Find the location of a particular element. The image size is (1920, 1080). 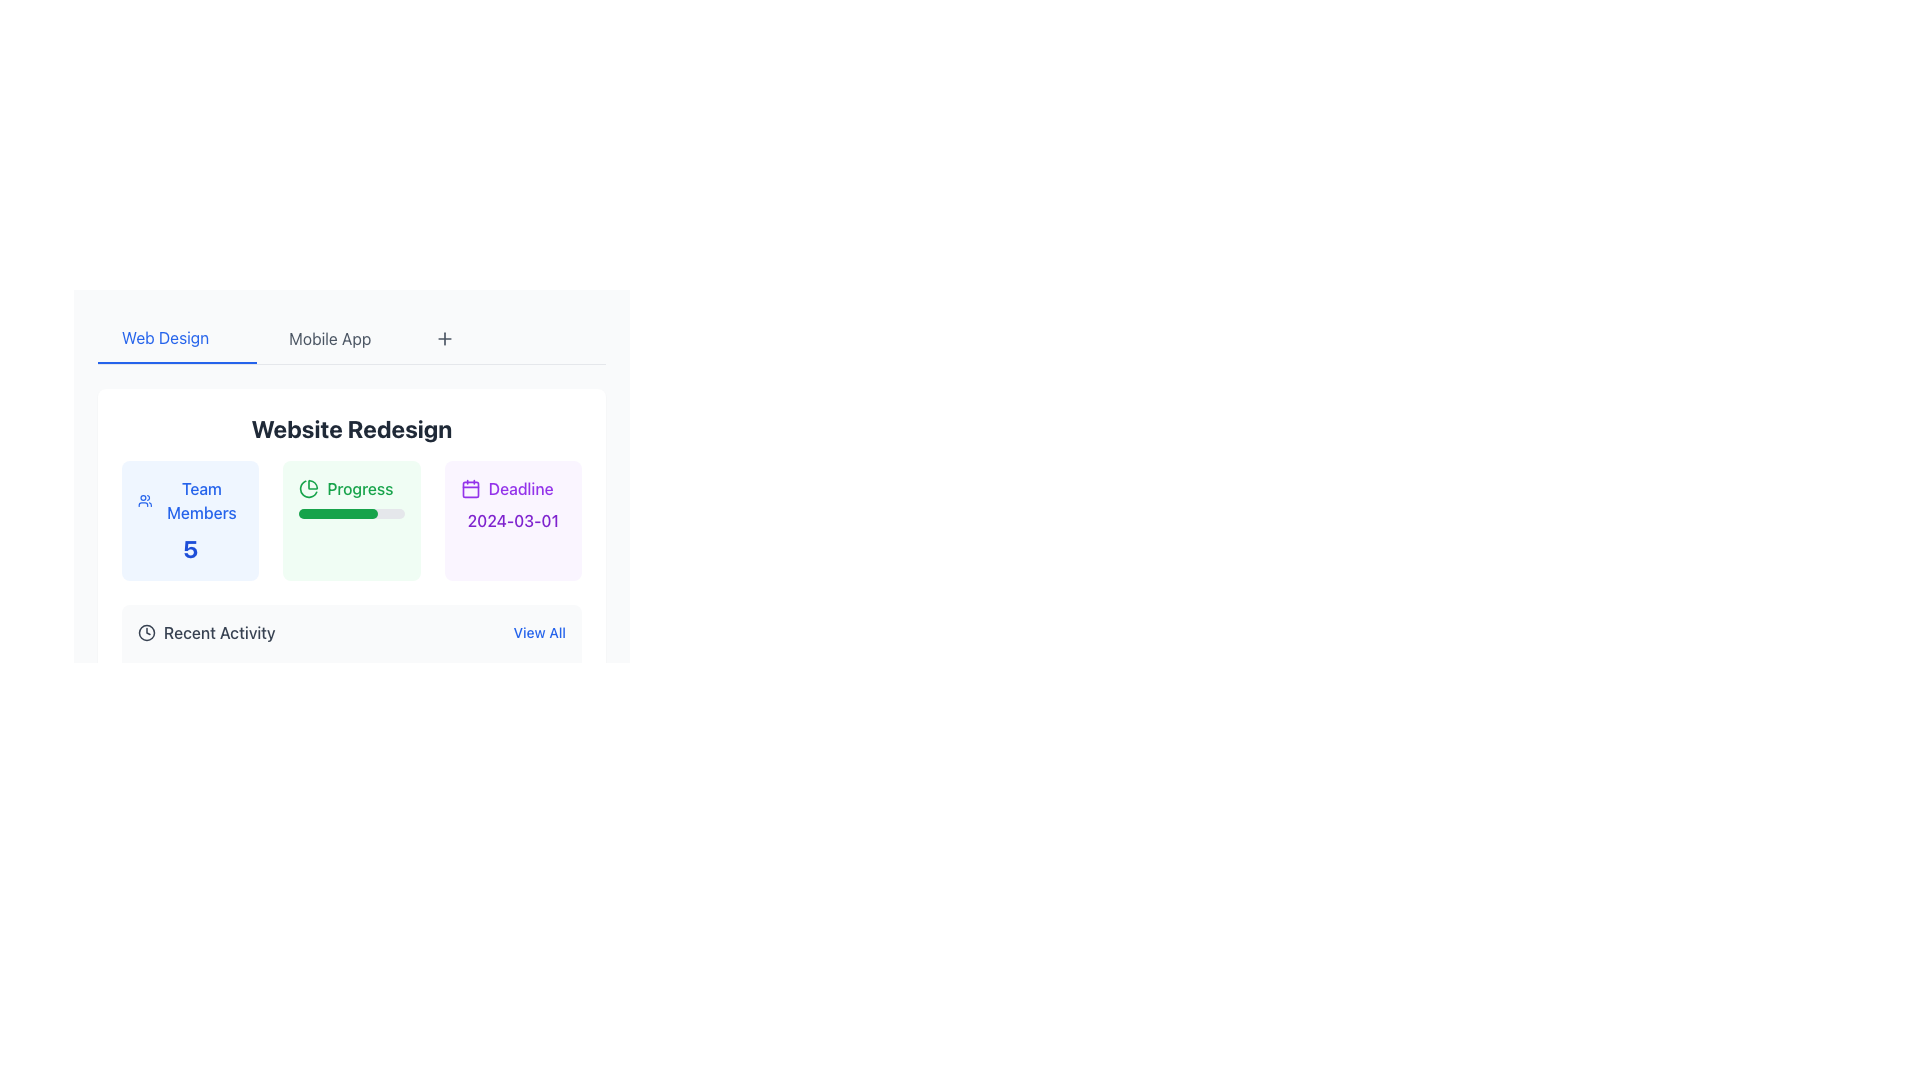

the outer circular component of the clock icon, which has a black border and is located between the progress bar and the deadline information is located at coordinates (146, 632).